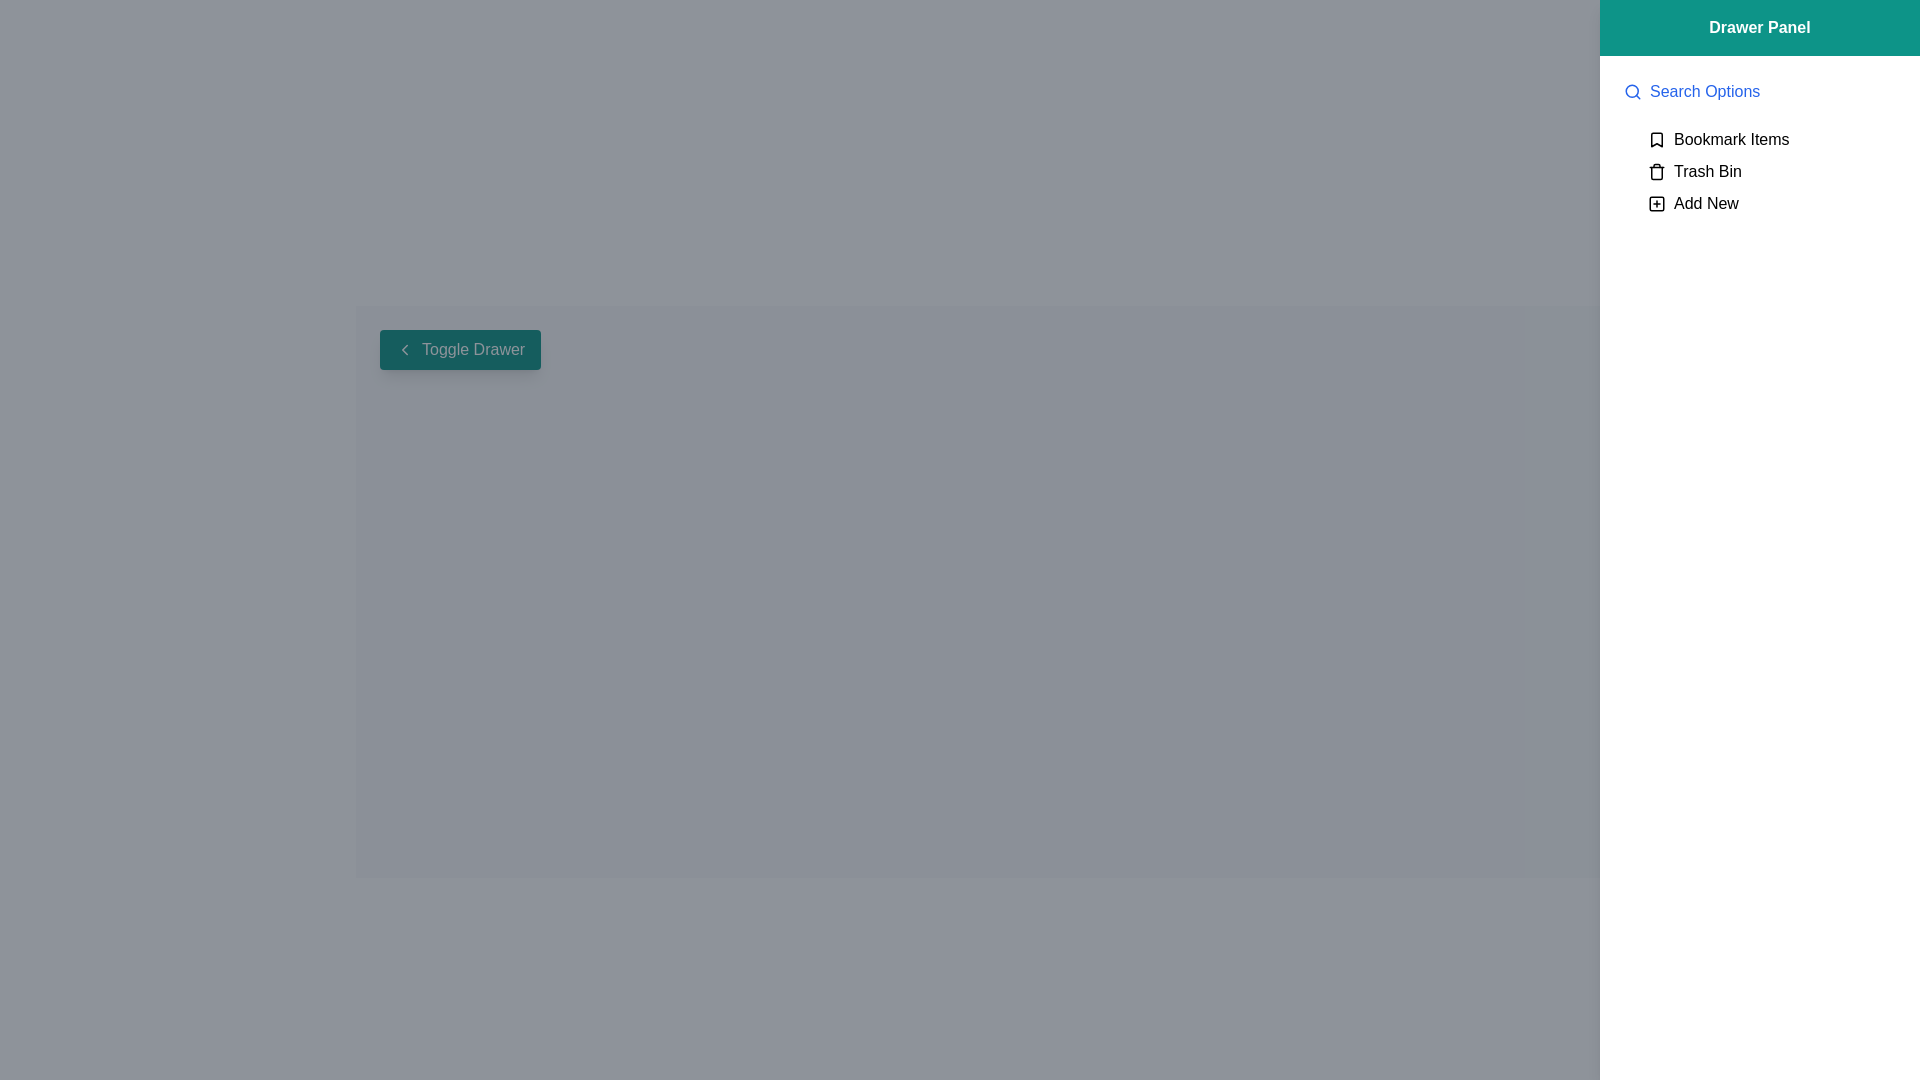 The height and width of the screenshot is (1080, 1920). I want to click on the plus icon button located to the left of the 'Add New' text in the Drawer Panel, so click(1656, 204).